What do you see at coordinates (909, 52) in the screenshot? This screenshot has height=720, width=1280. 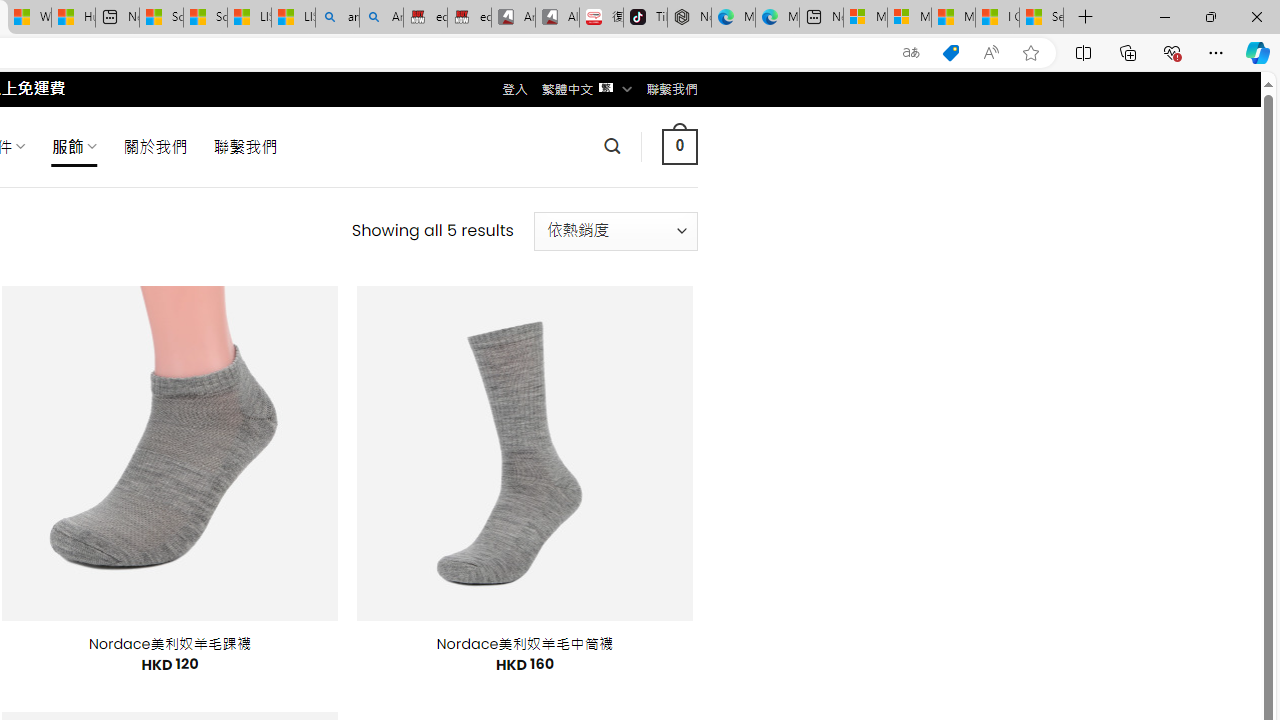 I see `'Show translate options'` at bounding box center [909, 52].